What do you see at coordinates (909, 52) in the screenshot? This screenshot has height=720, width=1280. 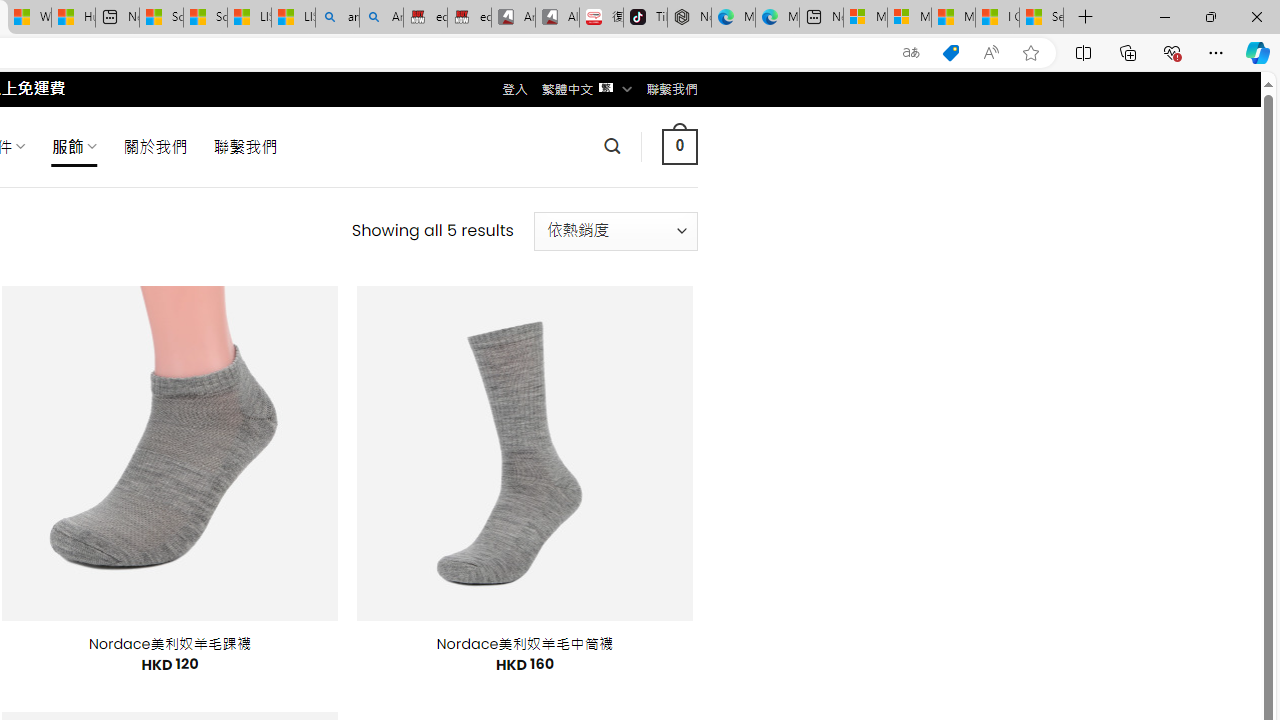 I see `'Show translate options'` at bounding box center [909, 52].